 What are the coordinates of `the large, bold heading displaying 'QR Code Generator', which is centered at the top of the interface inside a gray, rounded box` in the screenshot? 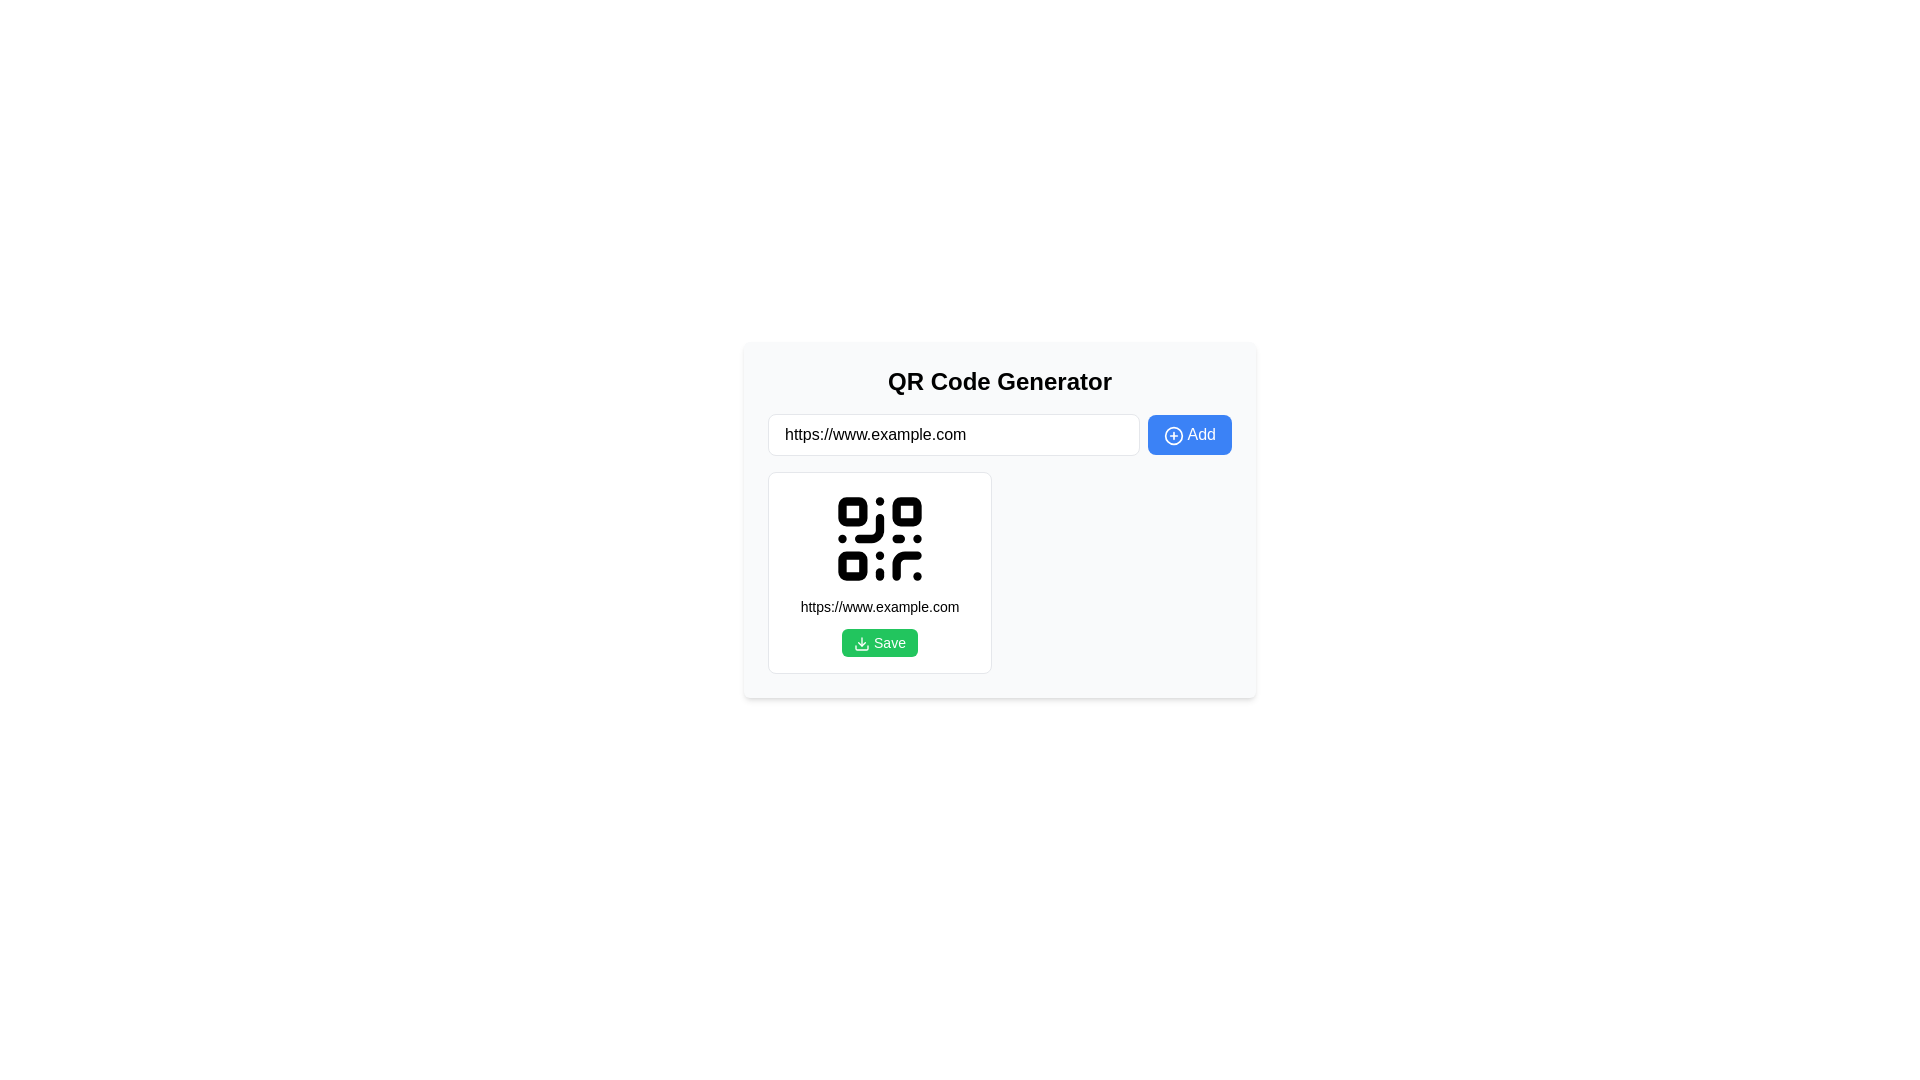 It's located at (999, 381).